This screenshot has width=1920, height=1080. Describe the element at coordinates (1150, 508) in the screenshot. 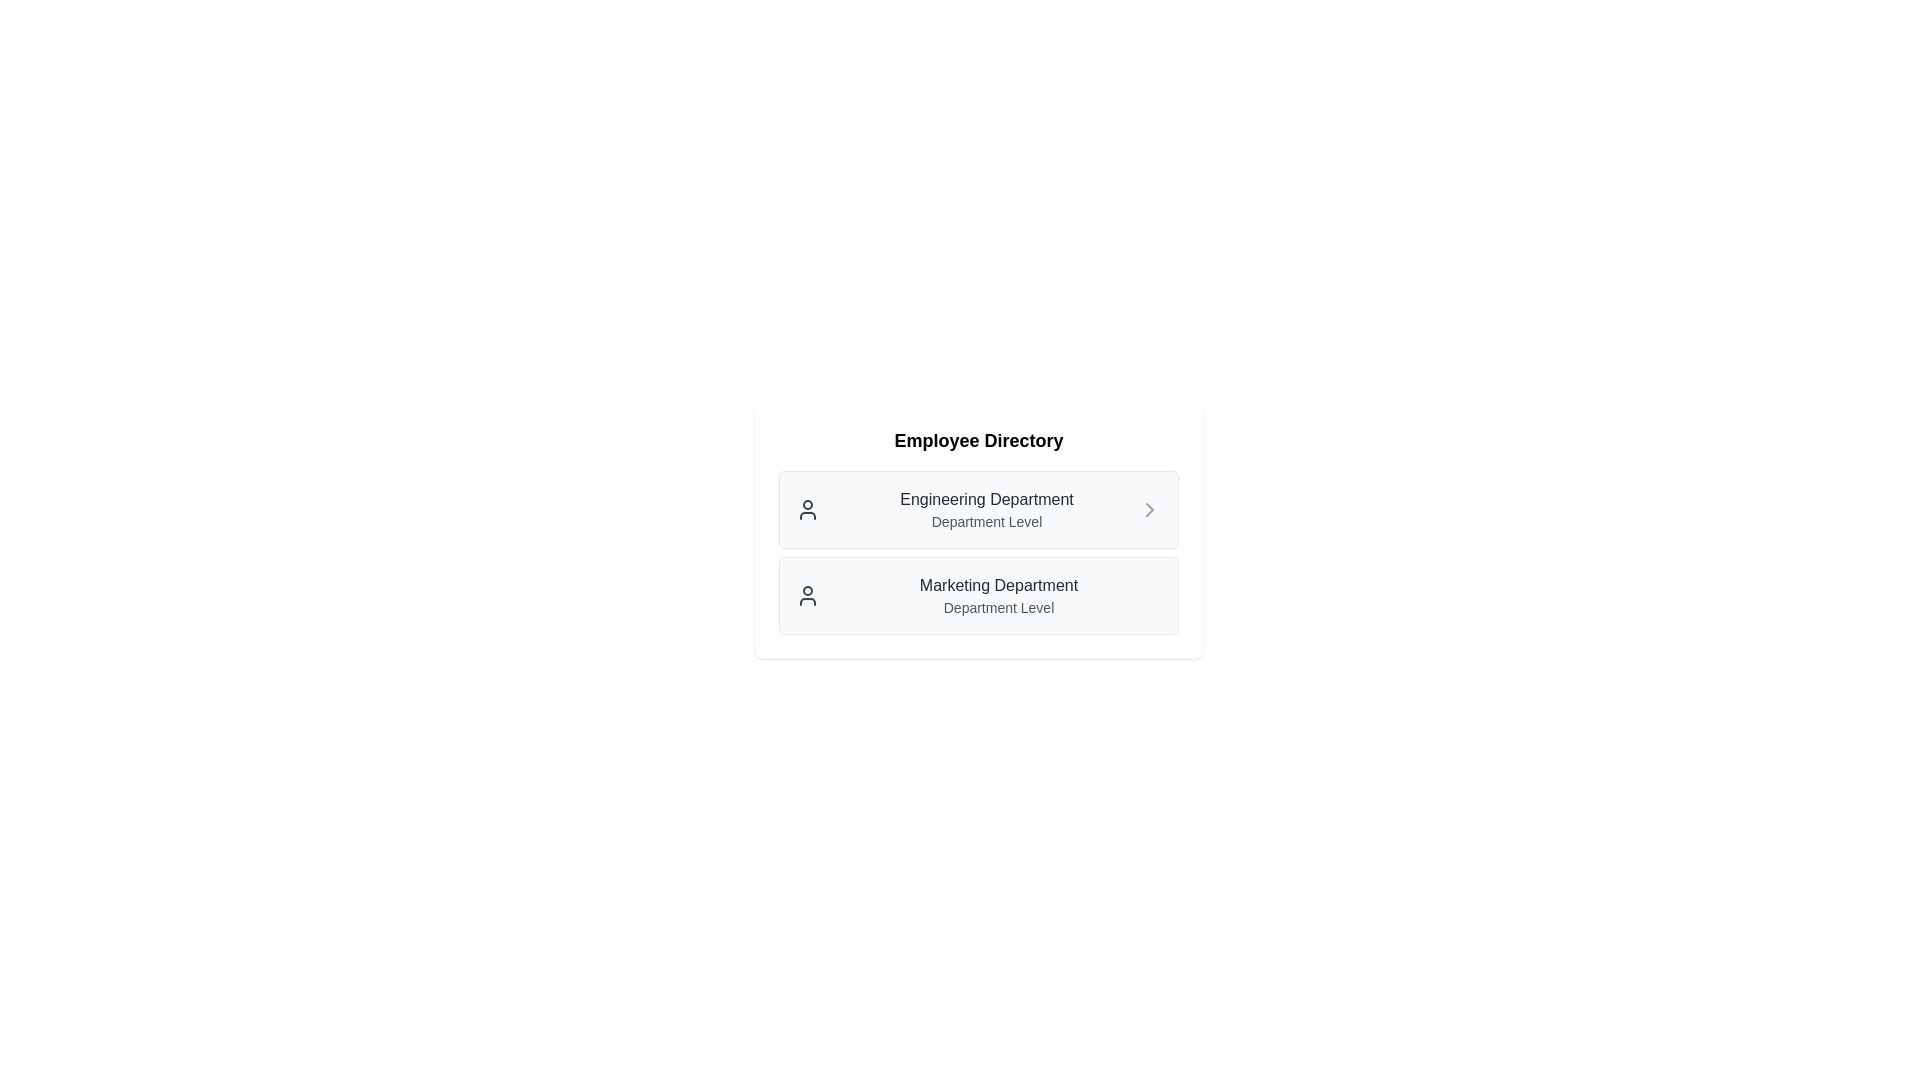

I see `the rightward-pointing chevron icon located to the far-right of the 'Engineering Department' text in the upper entry of the list of departments` at that location.